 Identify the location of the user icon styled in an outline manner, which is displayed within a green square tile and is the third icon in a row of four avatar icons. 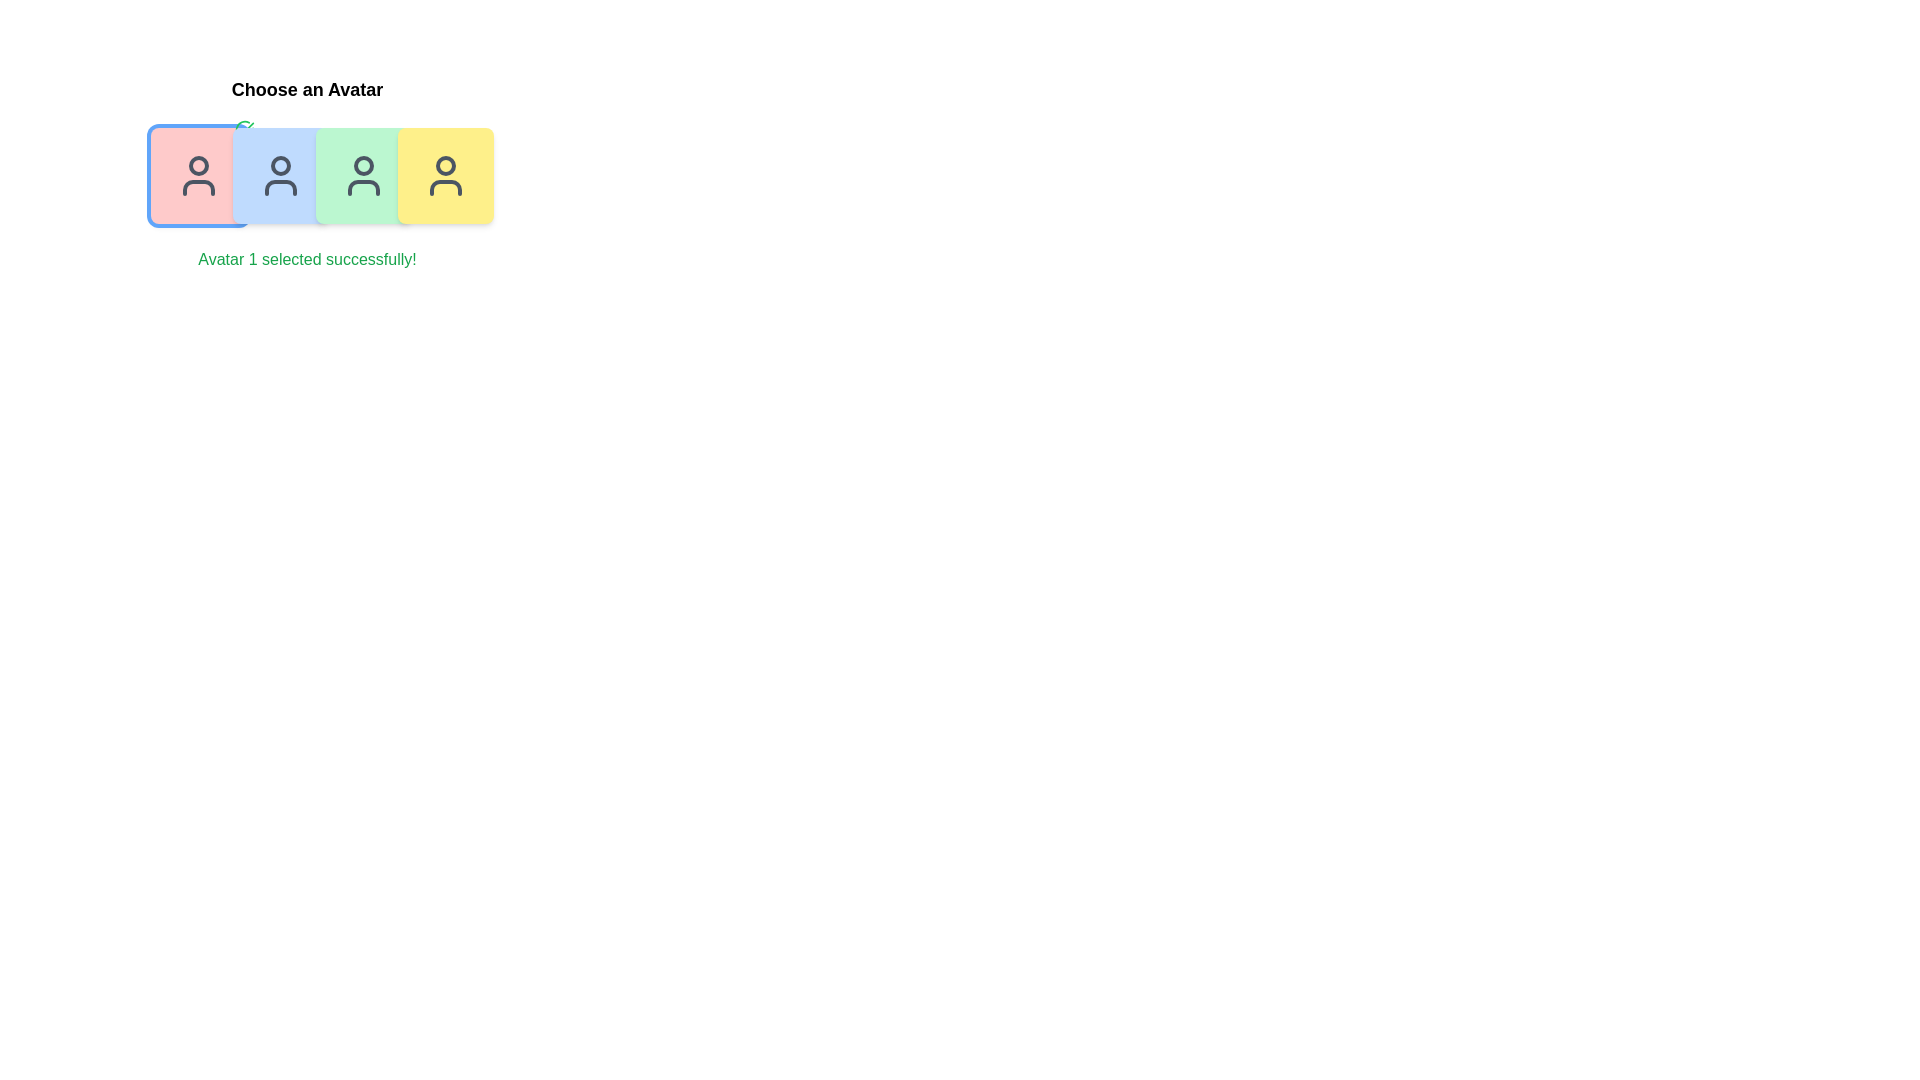
(363, 175).